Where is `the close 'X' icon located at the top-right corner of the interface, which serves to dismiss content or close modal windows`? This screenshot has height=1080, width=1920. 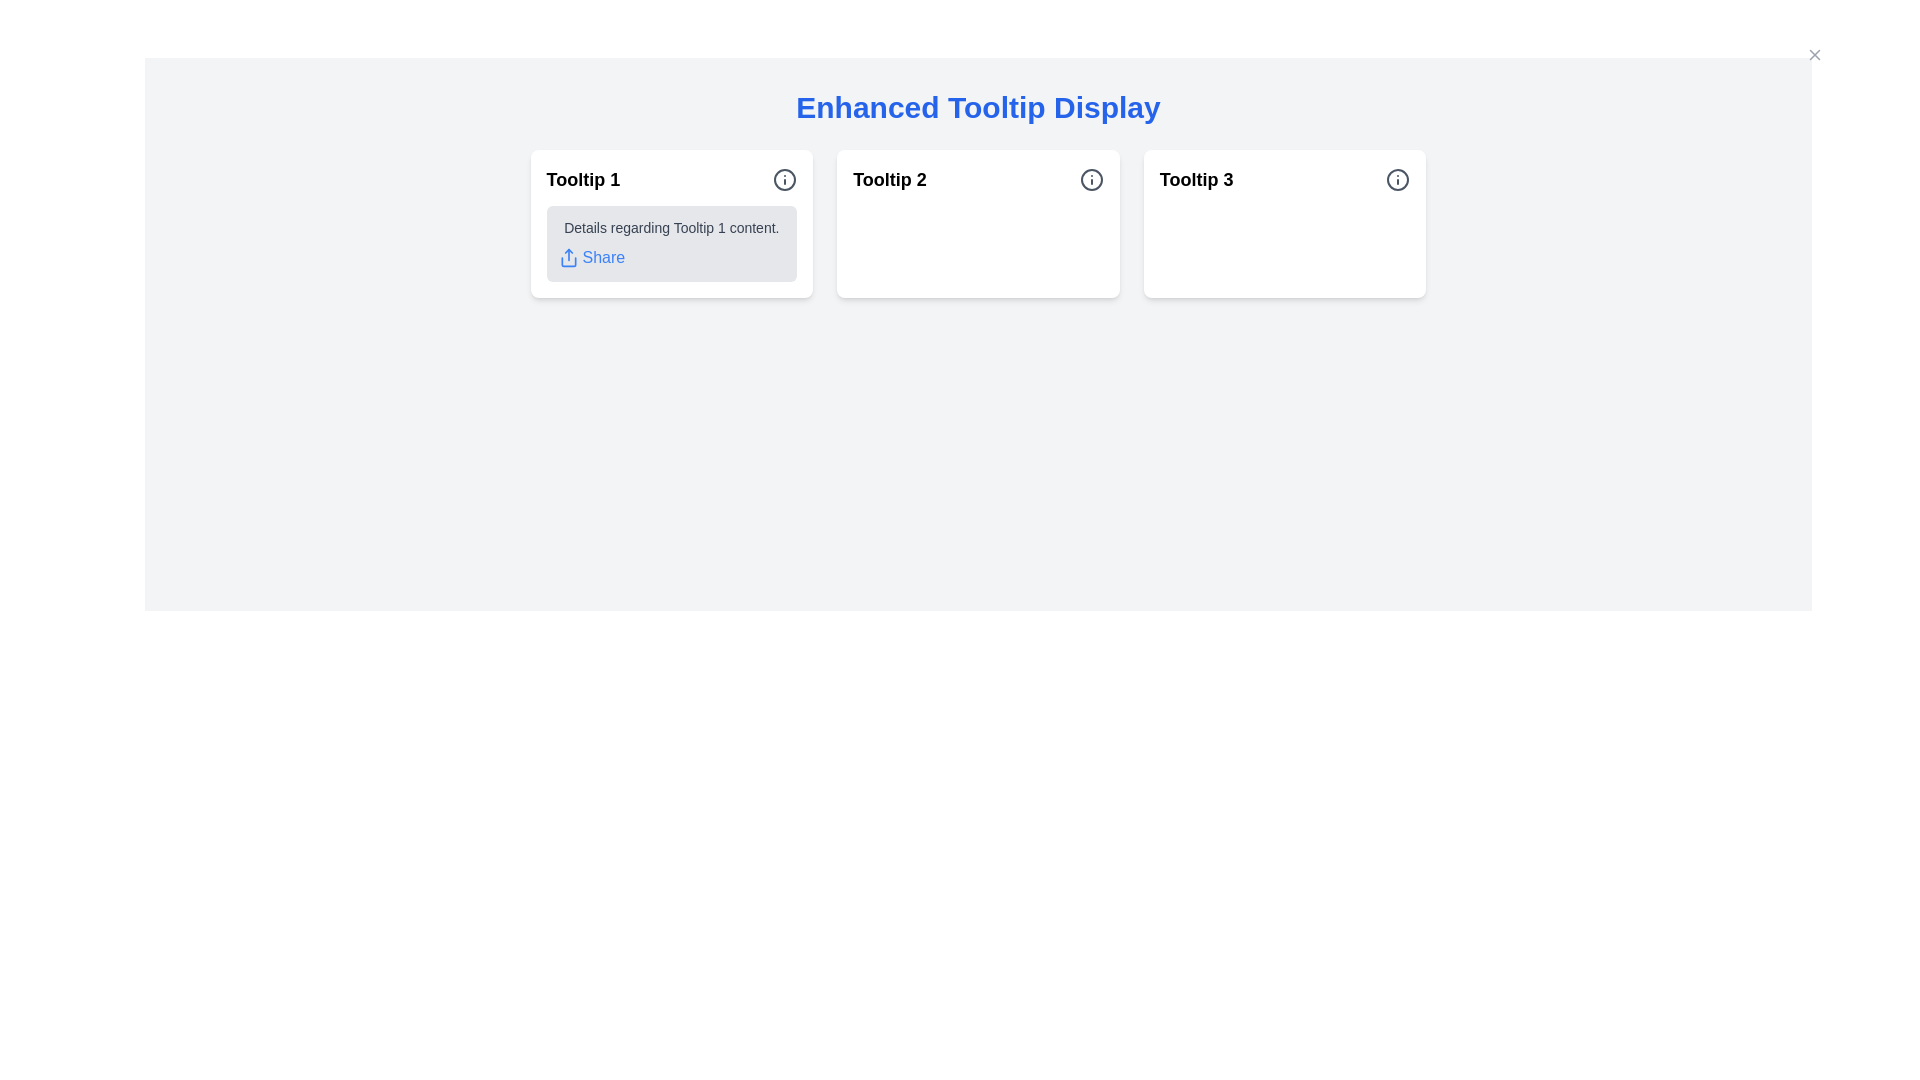 the close 'X' icon located at the top-right corner of the interface, which serves to dismiss content or close modal windows is located at coordinates (1814, 53).